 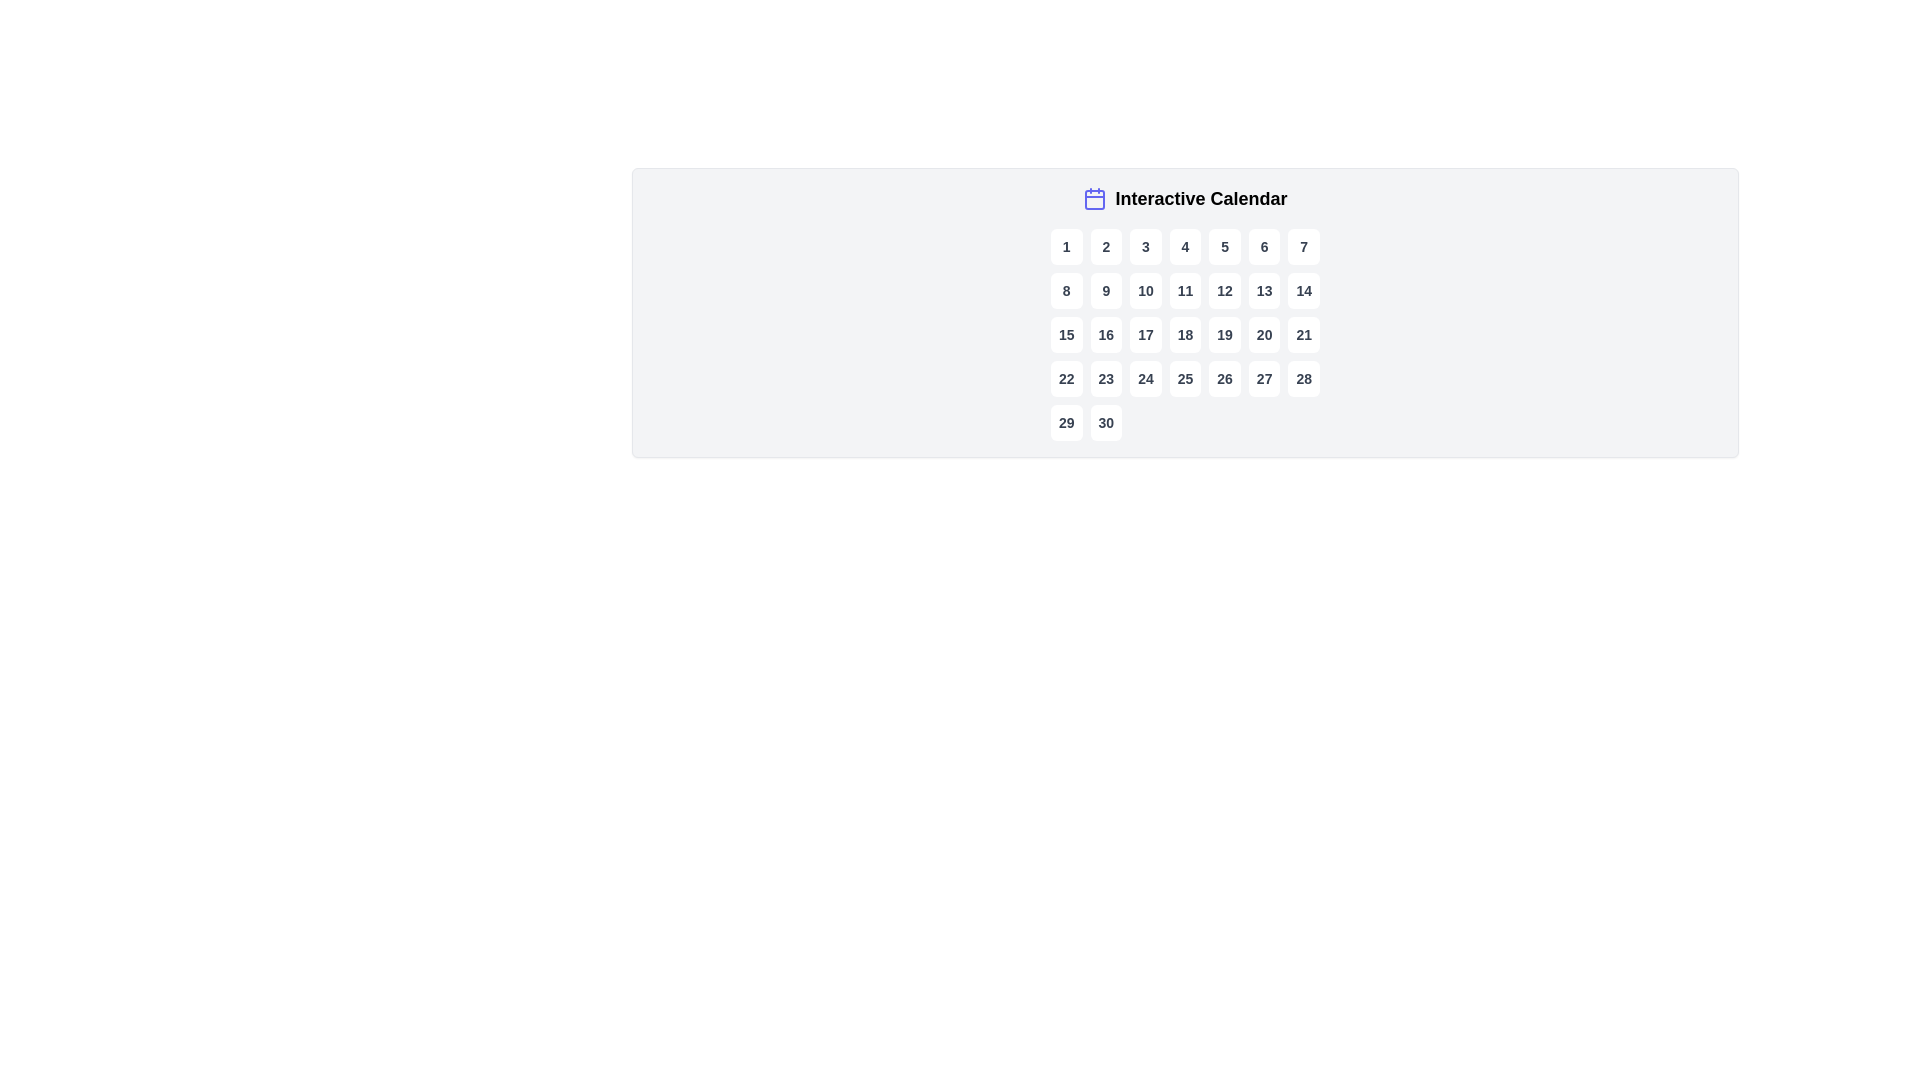 What do you see at coordinates (1263, 378) in the screenshot?
I see `the interactive button for day 27 in the calendar grid` at bounding box center [1263, 378].